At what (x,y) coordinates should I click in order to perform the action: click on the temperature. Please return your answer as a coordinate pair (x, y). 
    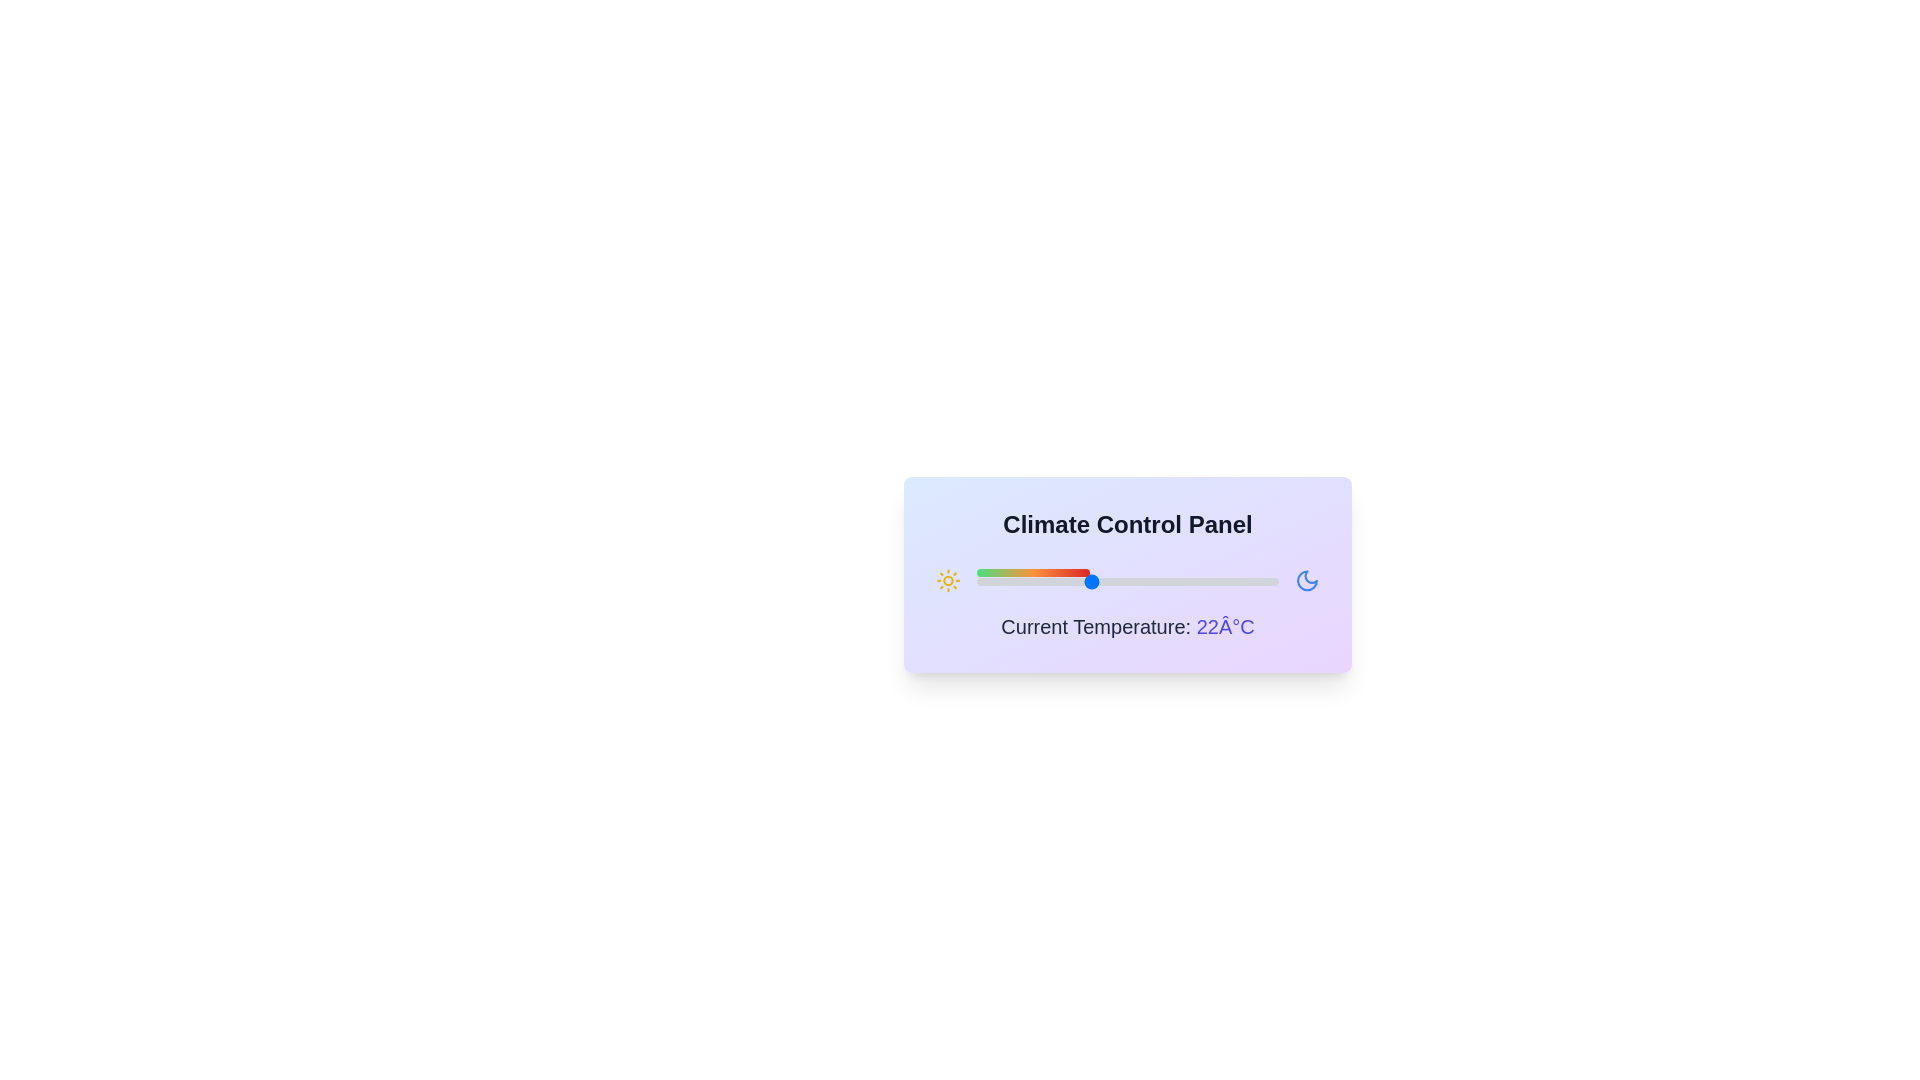
    Looking at the image, I should click on (1128, 582).